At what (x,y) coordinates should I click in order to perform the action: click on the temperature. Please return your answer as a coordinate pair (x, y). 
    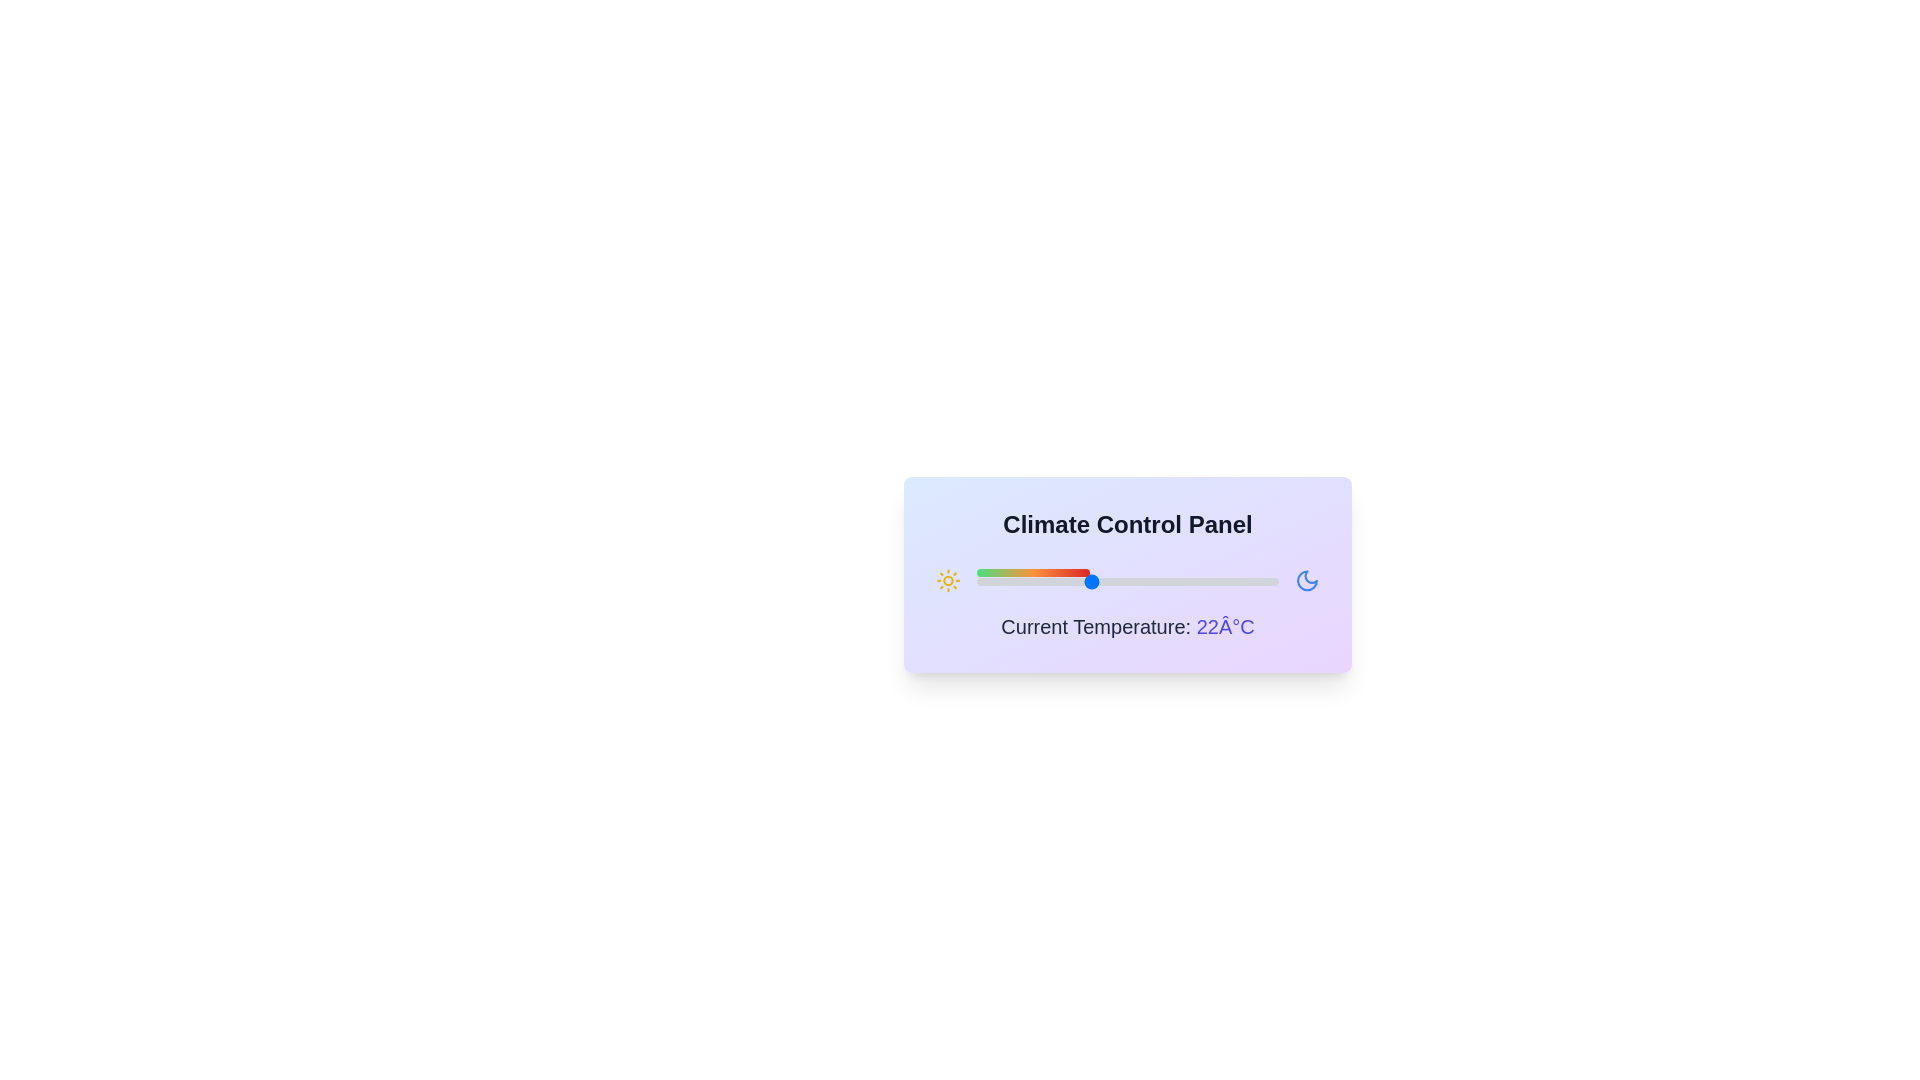
    Looking at the image, I should click on (1128, 582).